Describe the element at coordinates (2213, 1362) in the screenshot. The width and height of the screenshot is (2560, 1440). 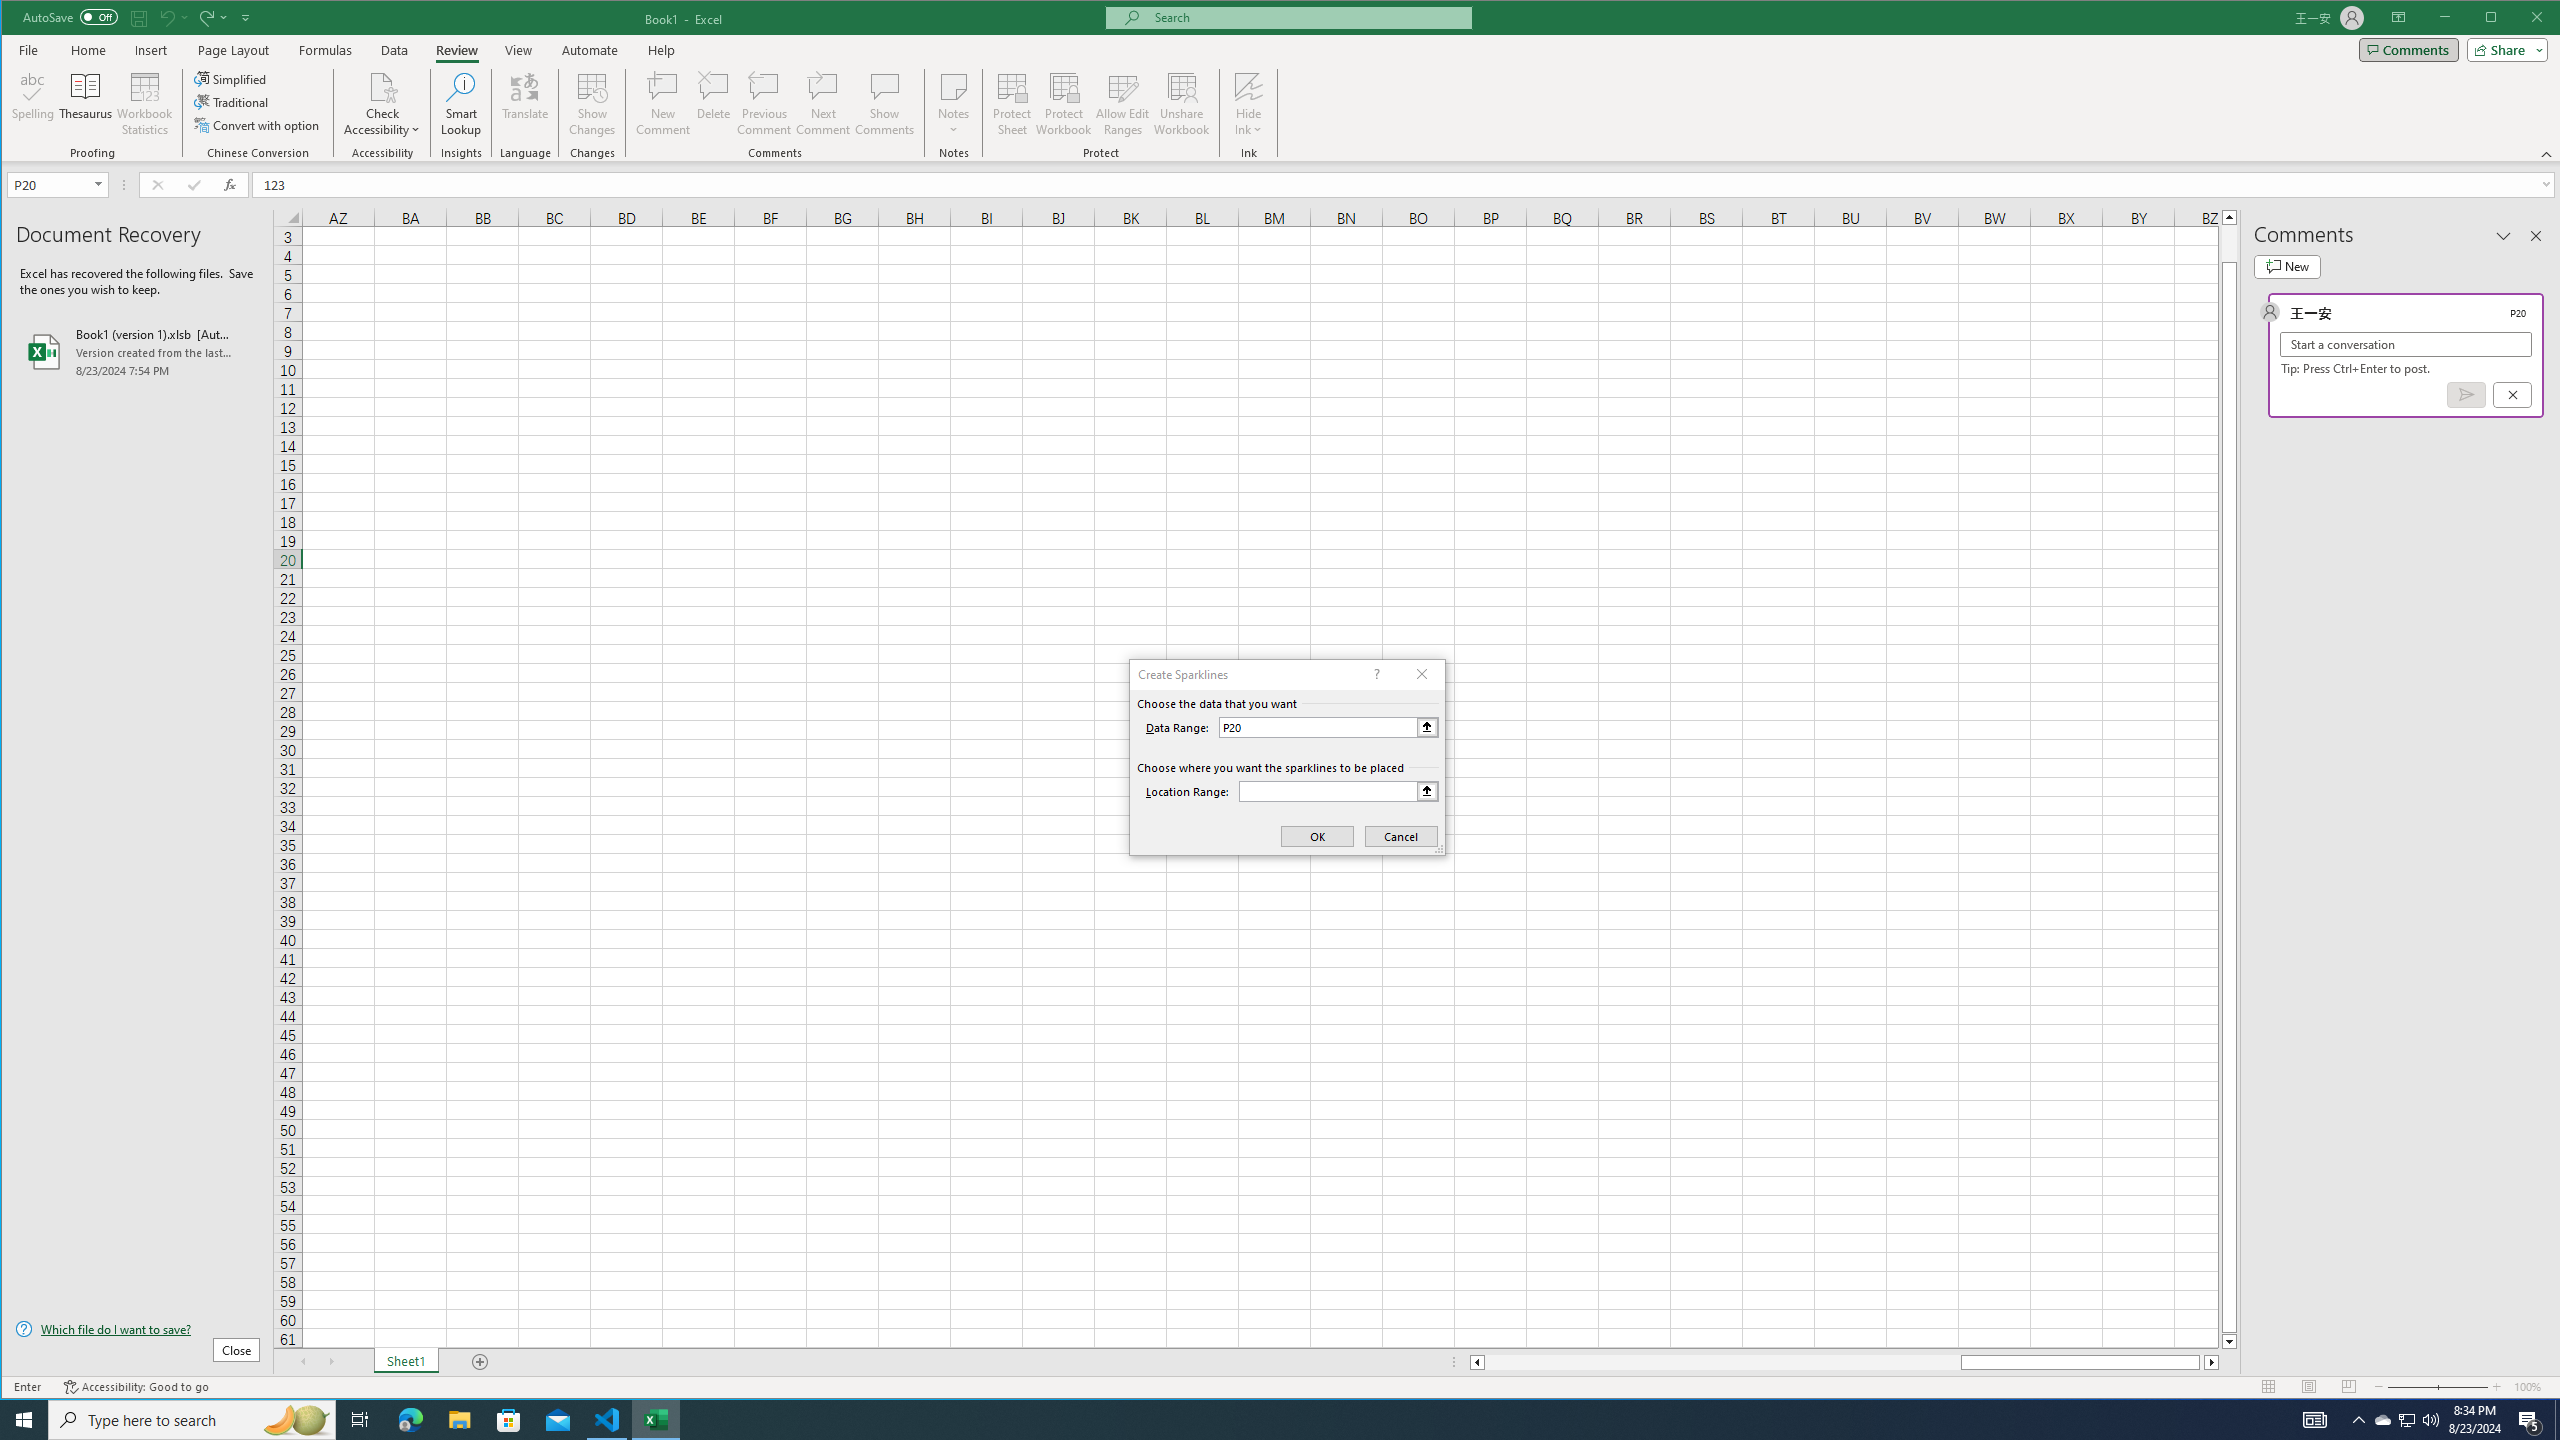
I see `'Column right'` at that location.